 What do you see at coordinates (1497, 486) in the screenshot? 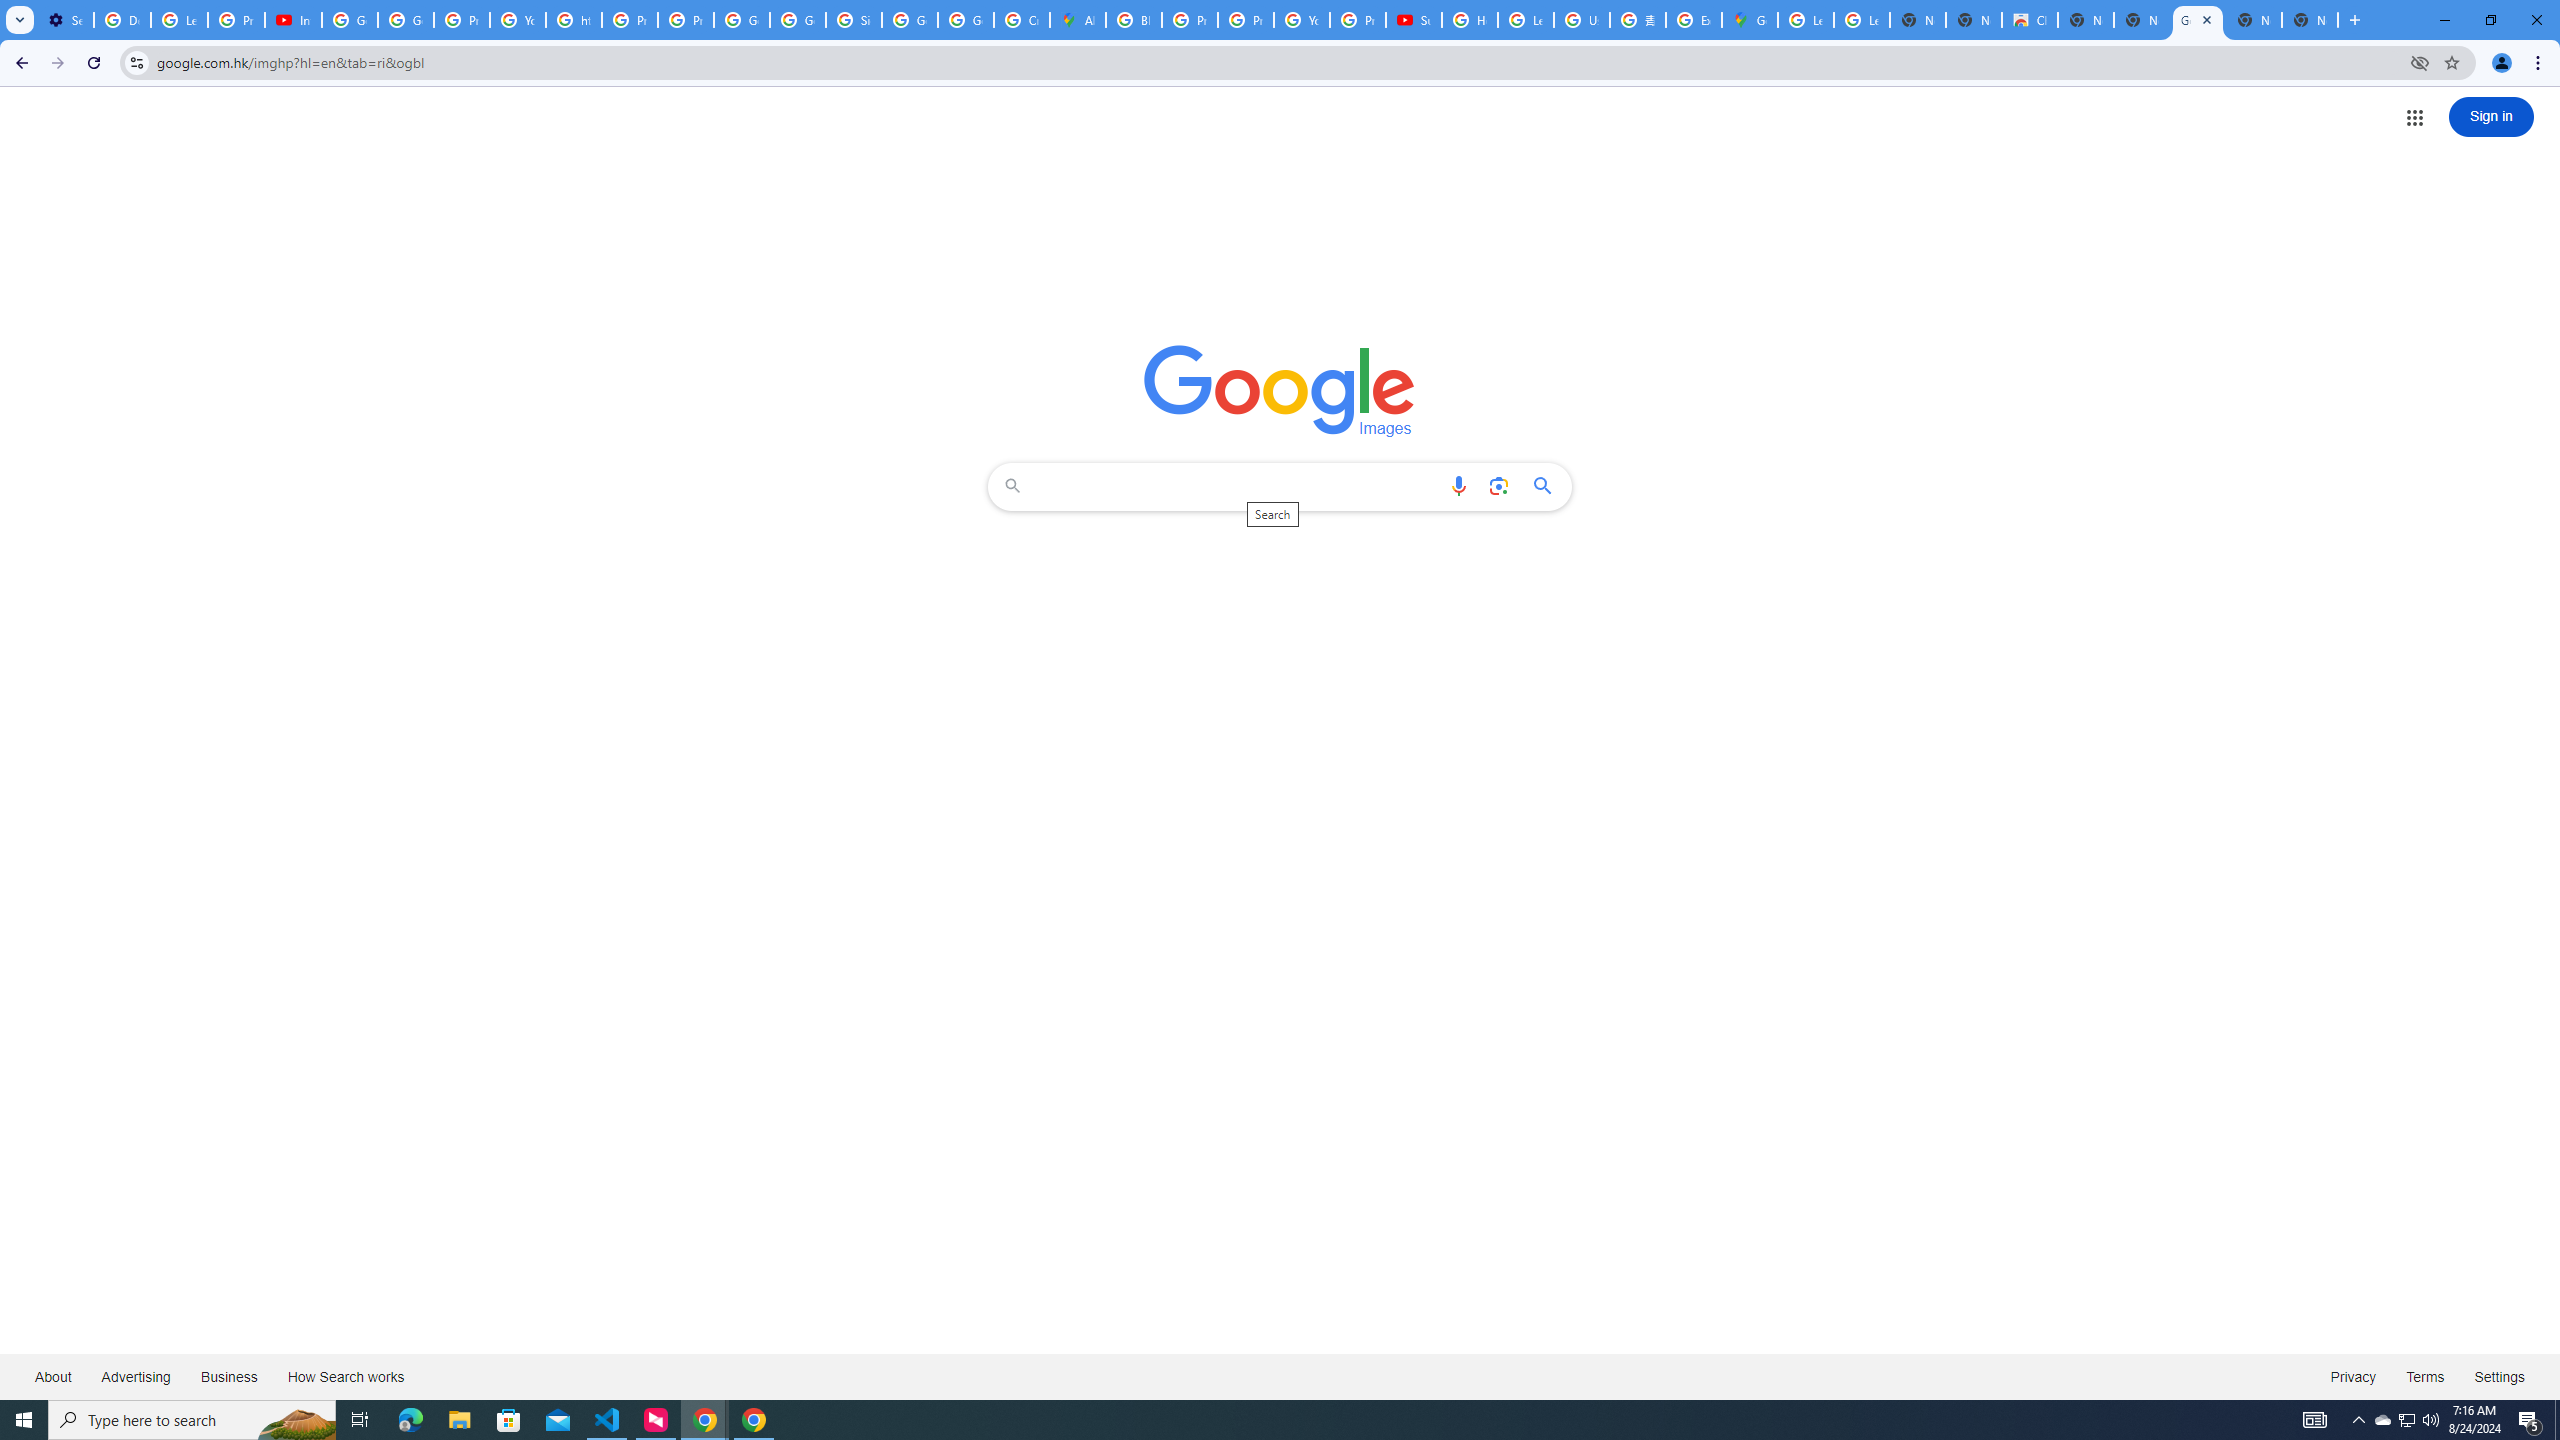
I see `'Search by image'` at bounding box center [1497, 486].